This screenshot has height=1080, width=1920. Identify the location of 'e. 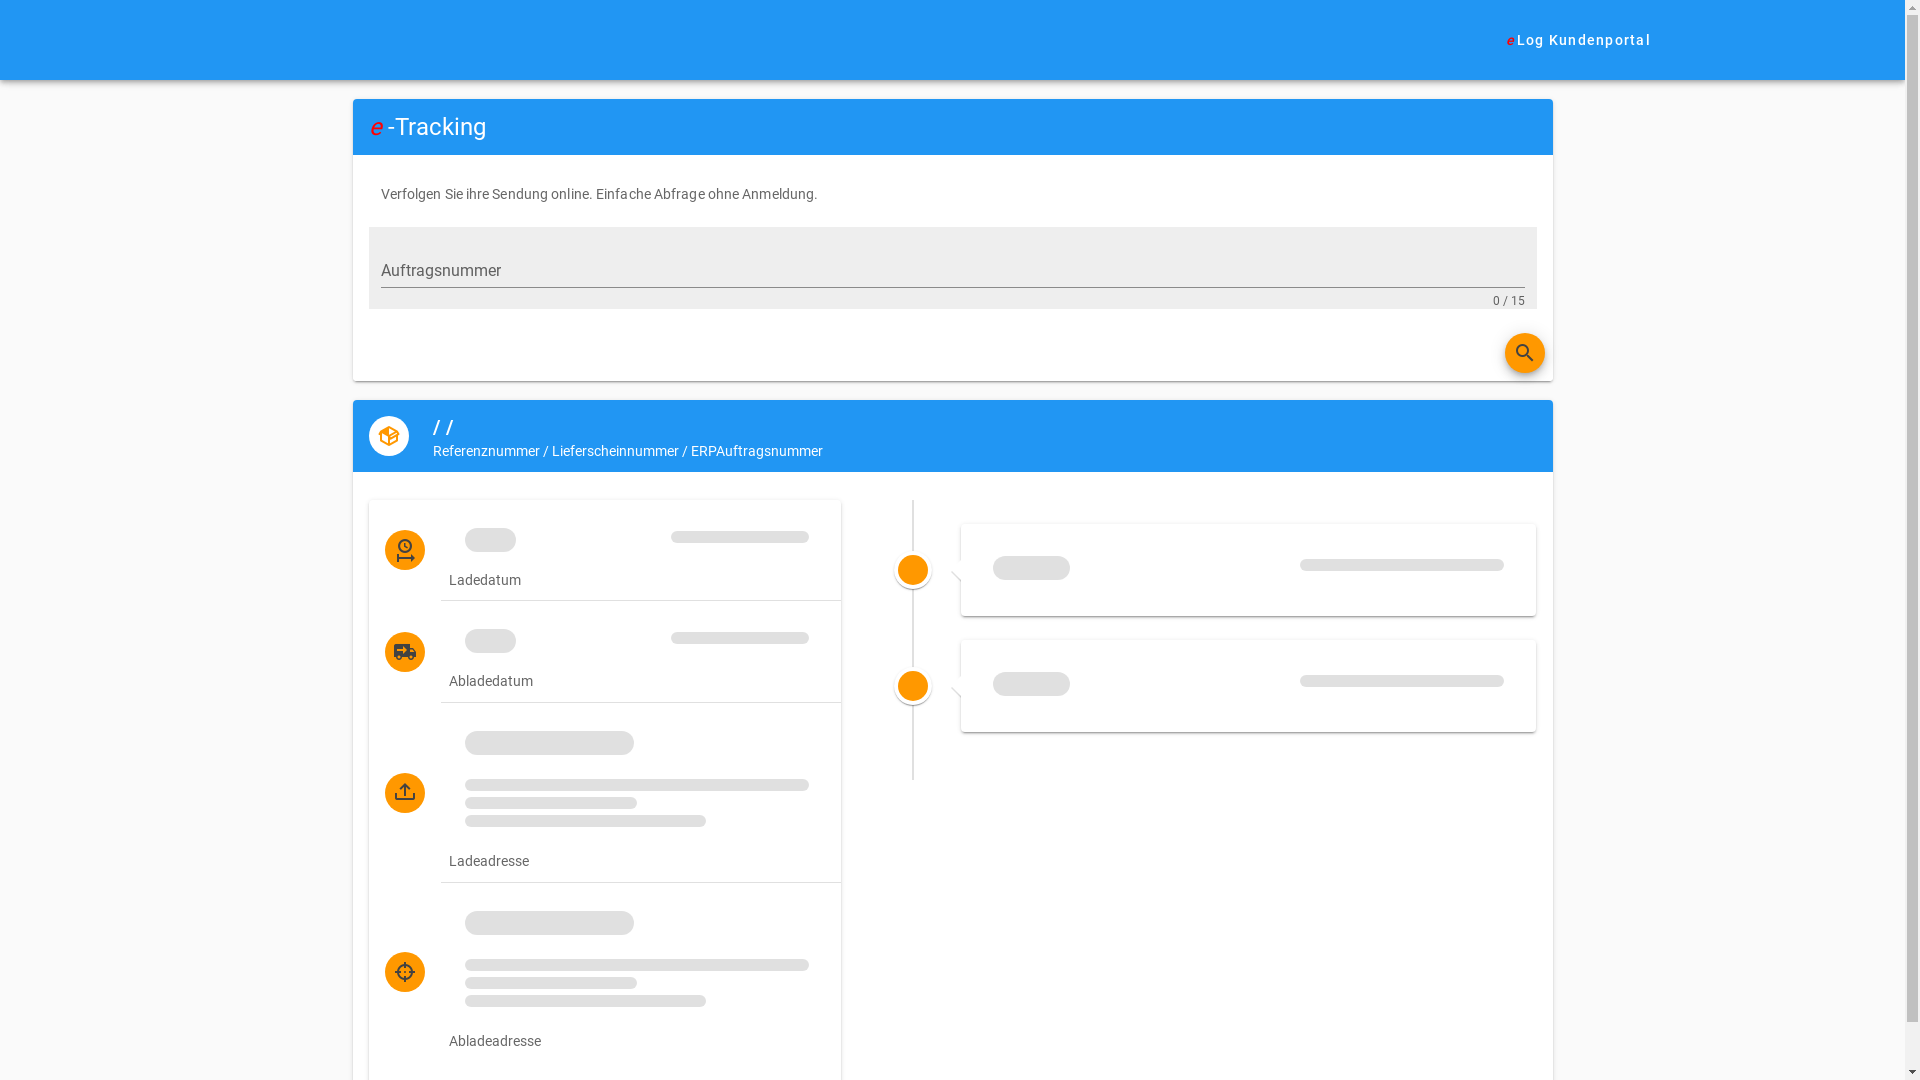
(1488, 39).